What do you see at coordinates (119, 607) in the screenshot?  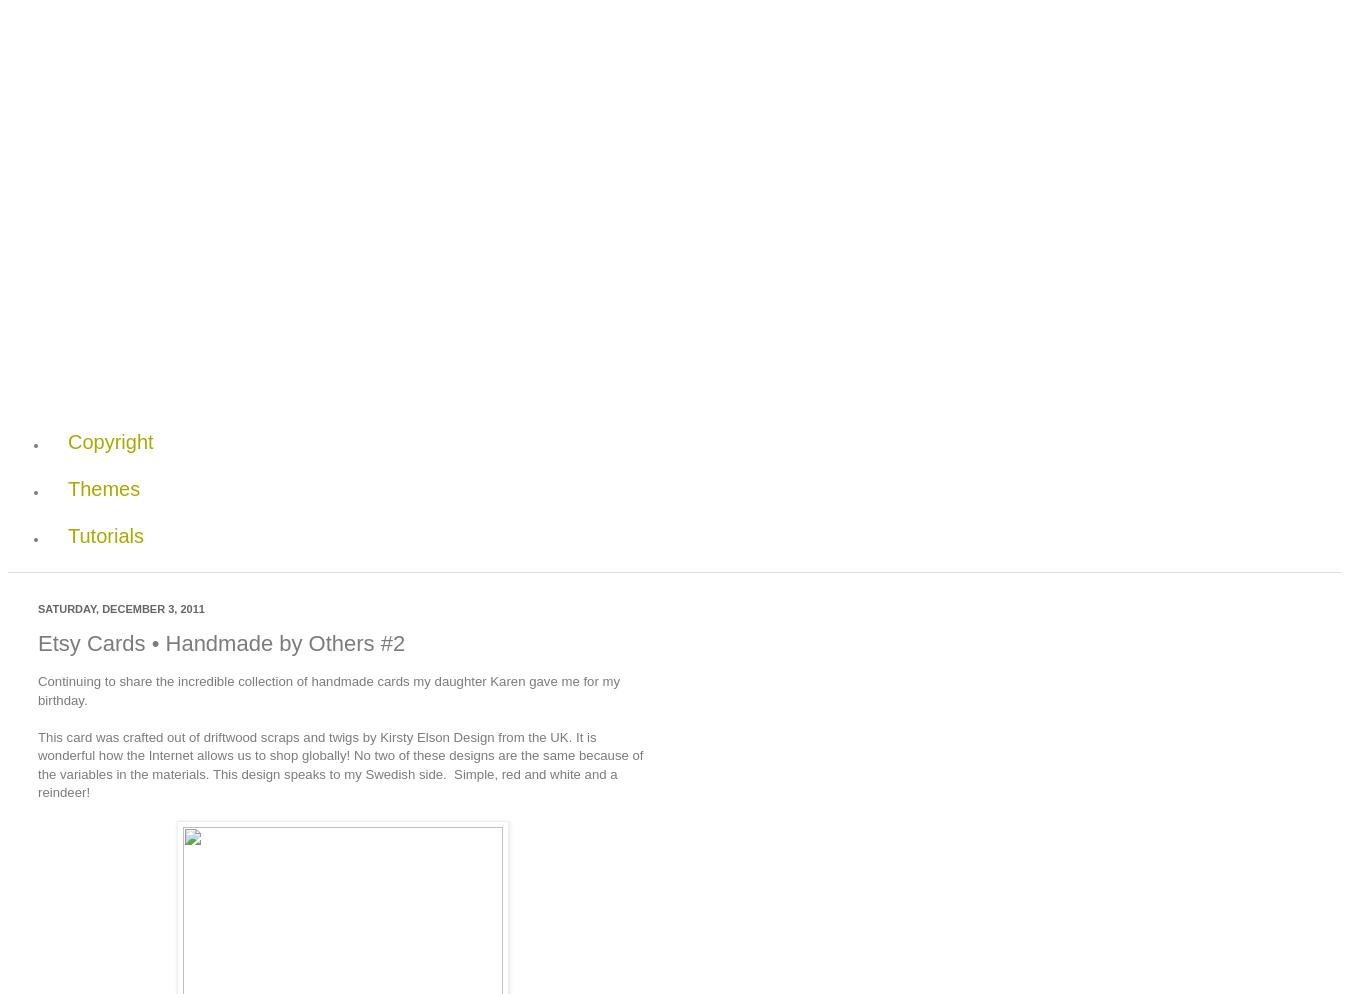 I see `'Saturday, December 3, 2011'` at bounding box center [119, 607].